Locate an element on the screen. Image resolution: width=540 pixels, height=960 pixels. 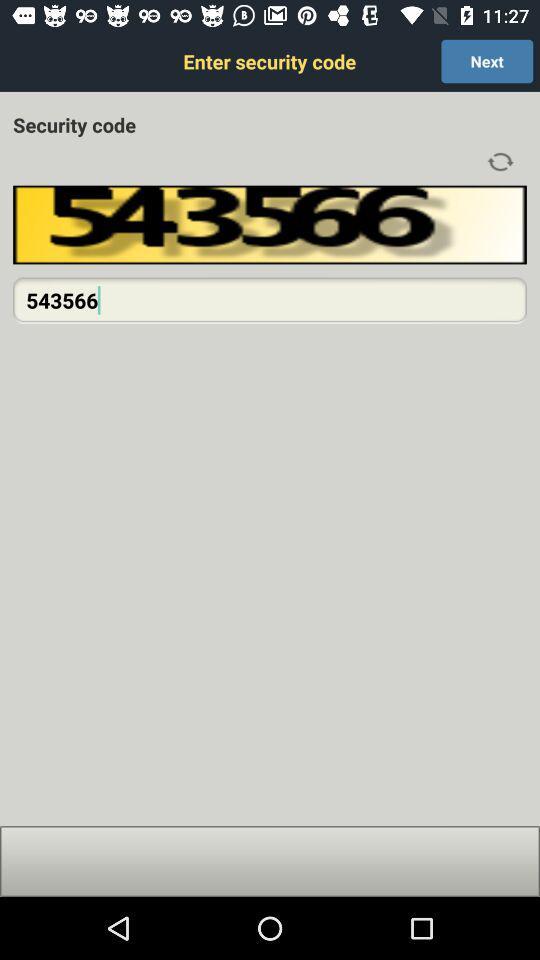
refresh button is located at coordinates (499, 161).